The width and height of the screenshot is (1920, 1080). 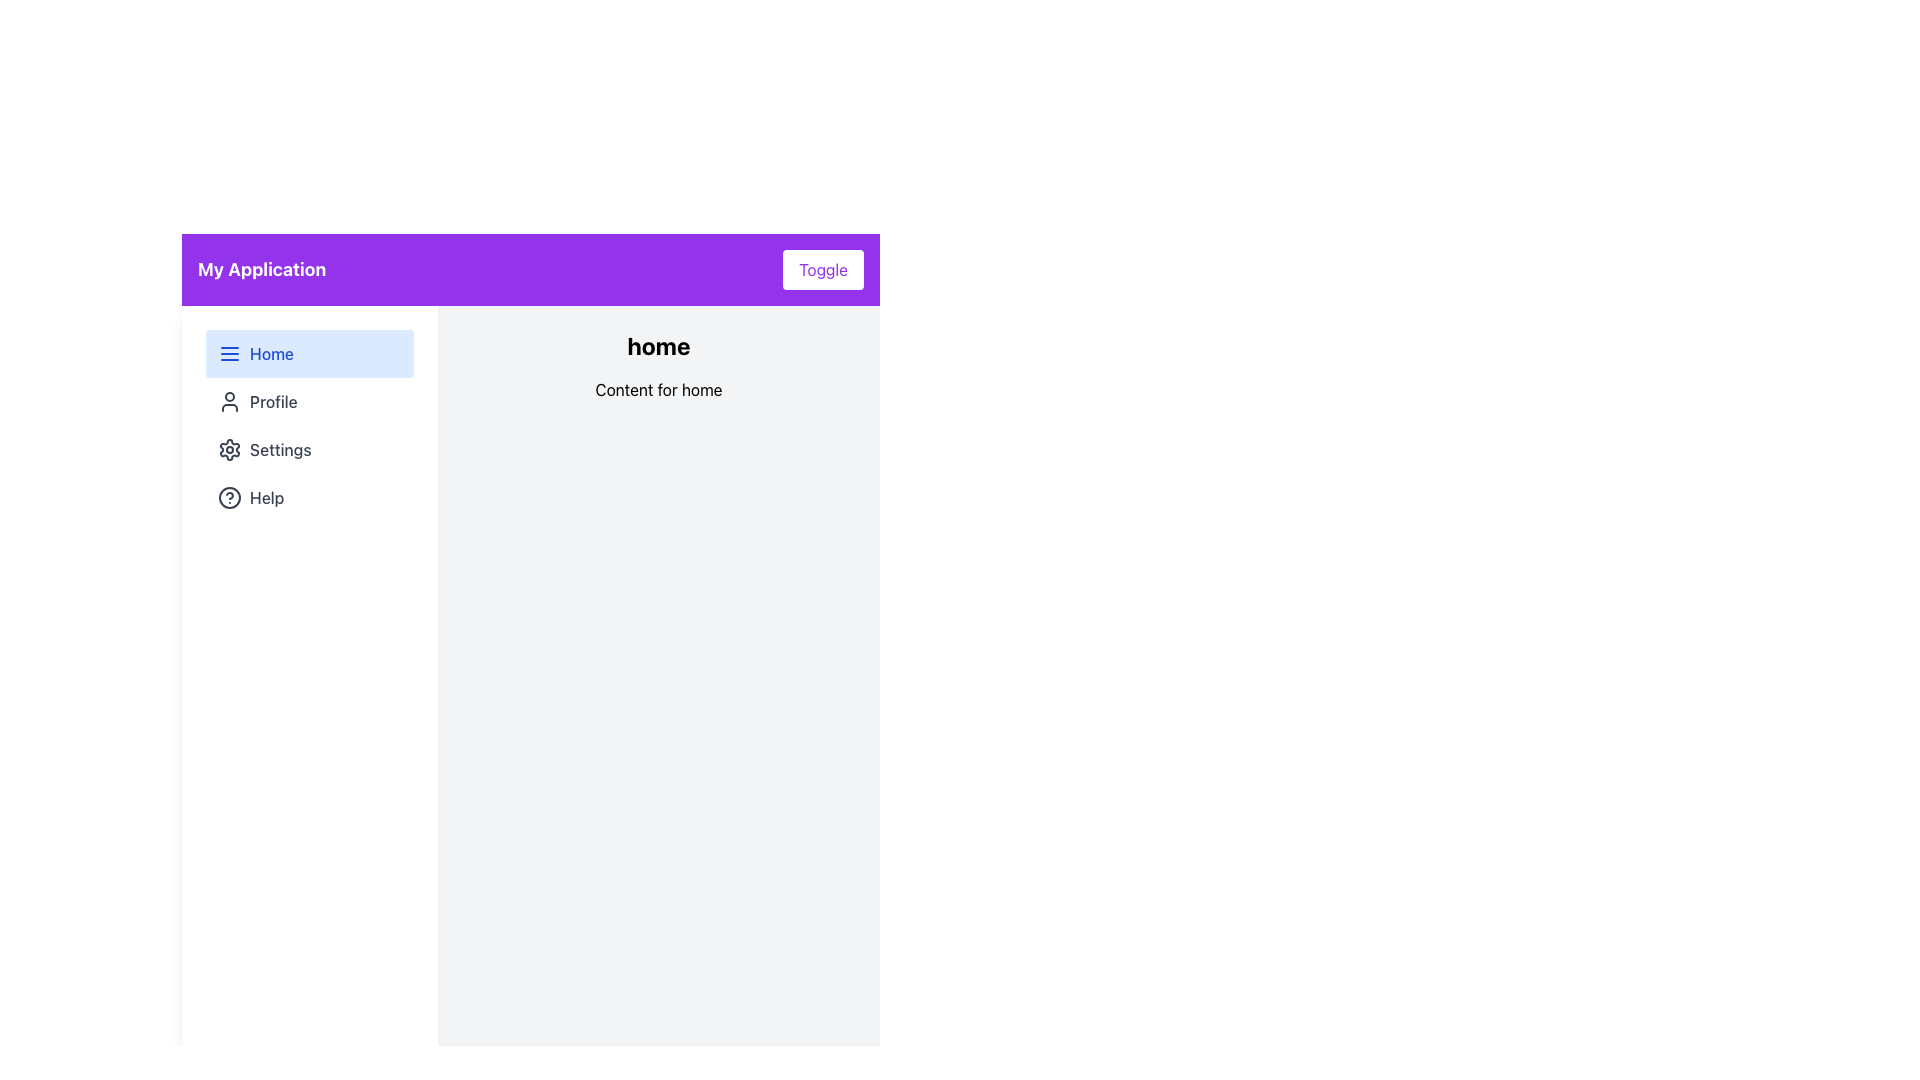 What do you see at coordinates (230, 401) in the screenshot?
I see `the 'Profile' menu item represented by the SVG graphic located in the left navigation panel, positioned below 'Home' and above 'Settings'` at bounding box center [230, 401].